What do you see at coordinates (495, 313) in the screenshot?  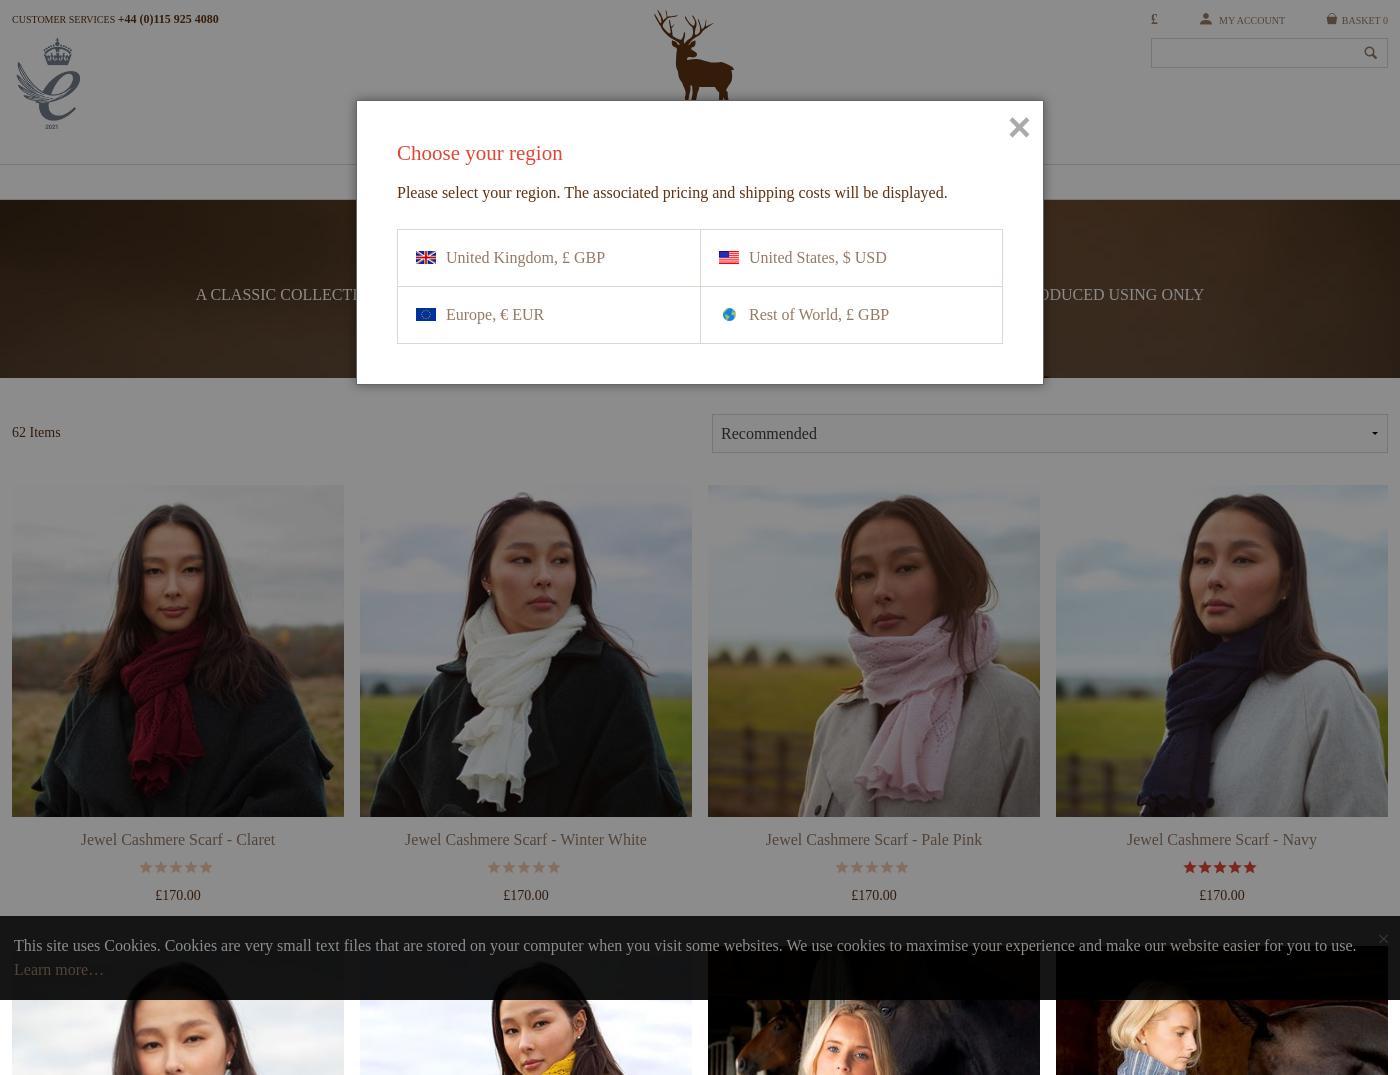 I see `'Europe, € EUR'` at bounding box center [495, 313].